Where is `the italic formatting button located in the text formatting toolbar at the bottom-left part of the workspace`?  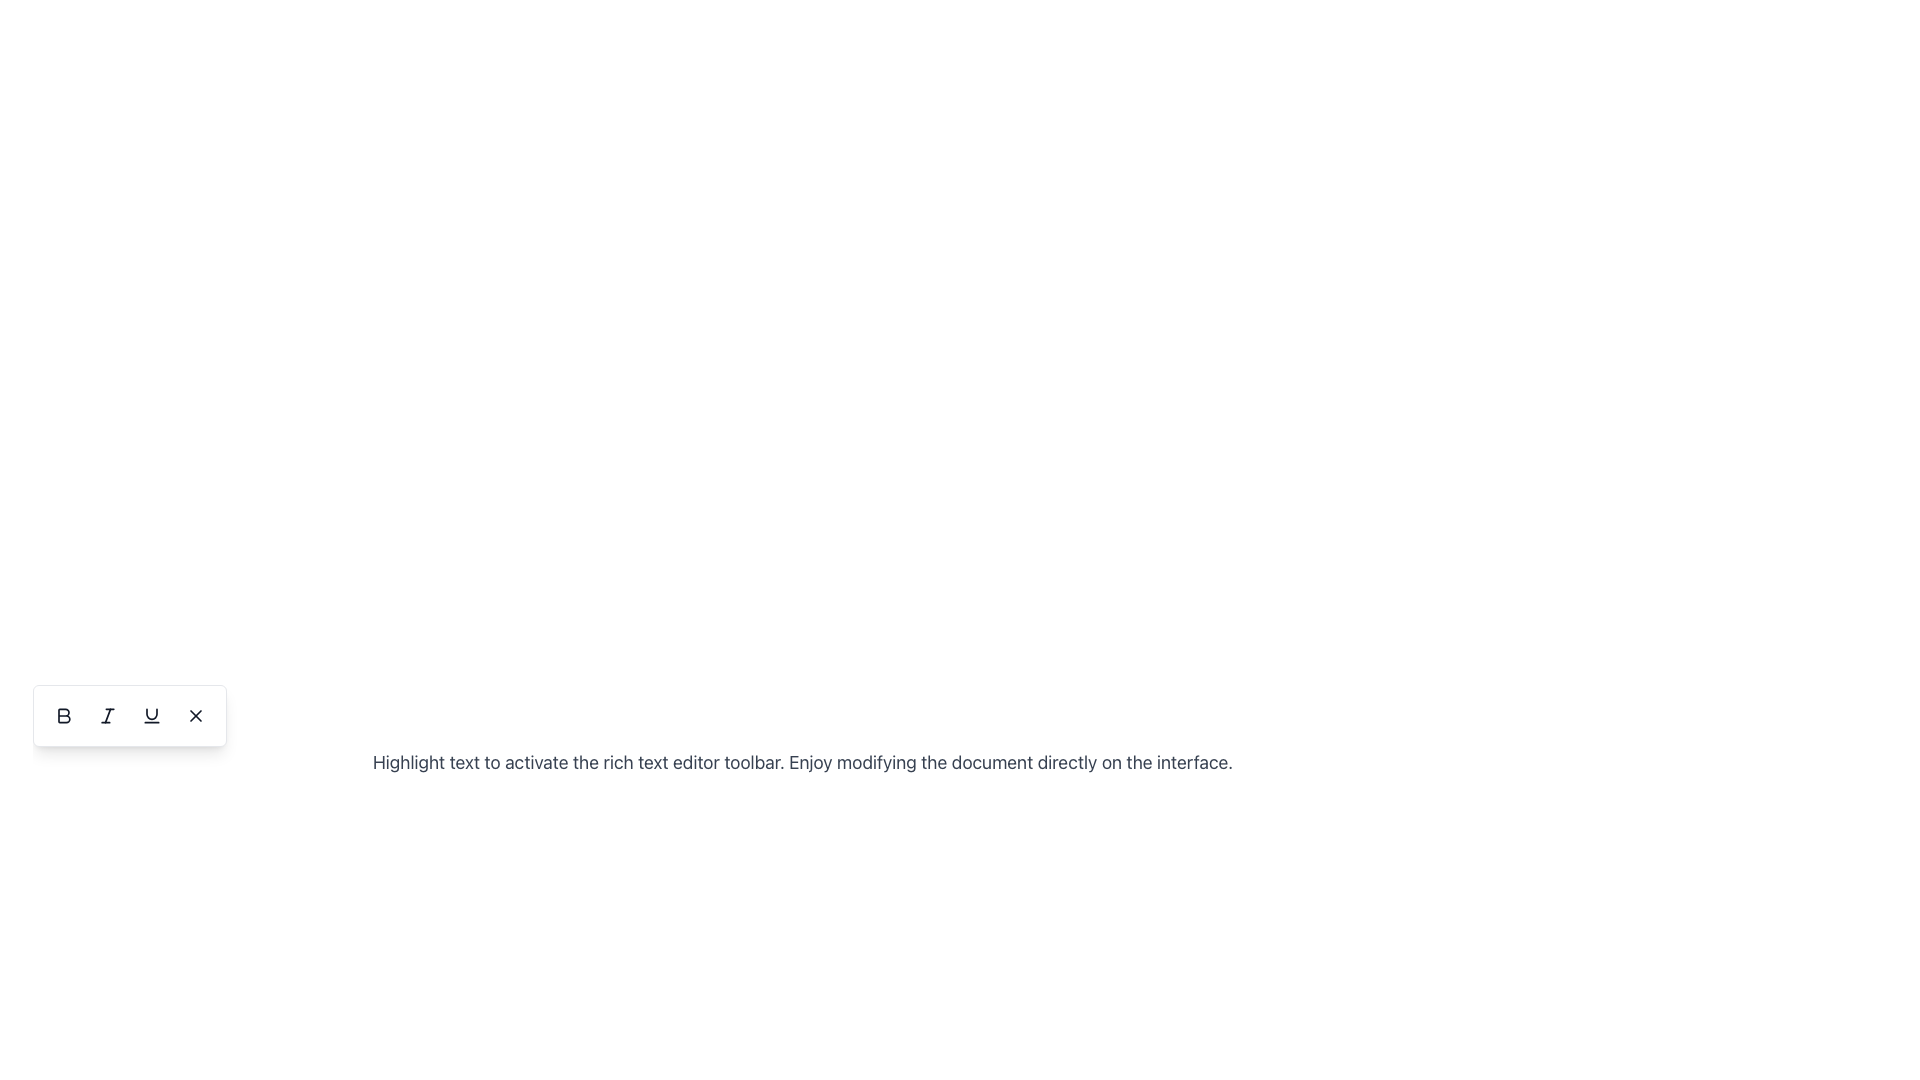
the italic formatting button located in the text formatting toolbar at the bottom-left part of the workspace is located at coordinates (107, 715).